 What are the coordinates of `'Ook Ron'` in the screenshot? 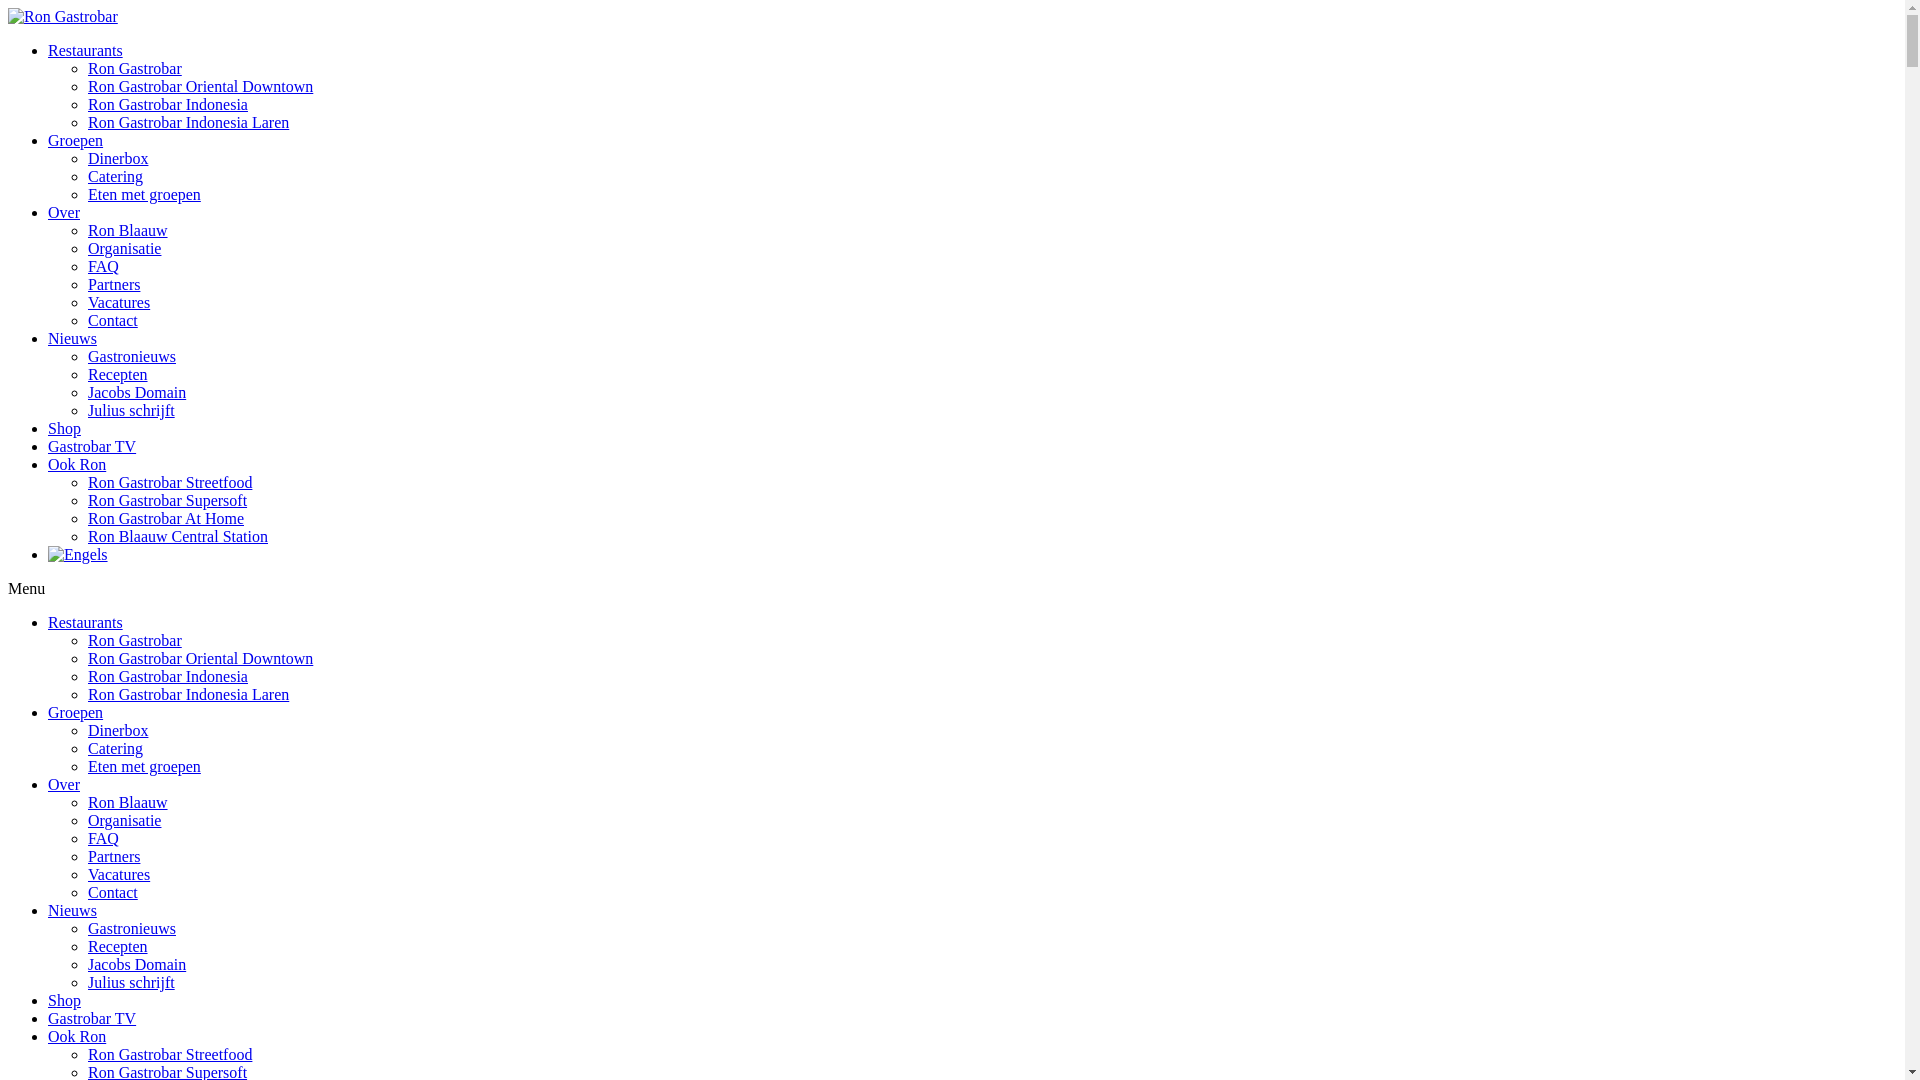 It's located at (76, 1035).